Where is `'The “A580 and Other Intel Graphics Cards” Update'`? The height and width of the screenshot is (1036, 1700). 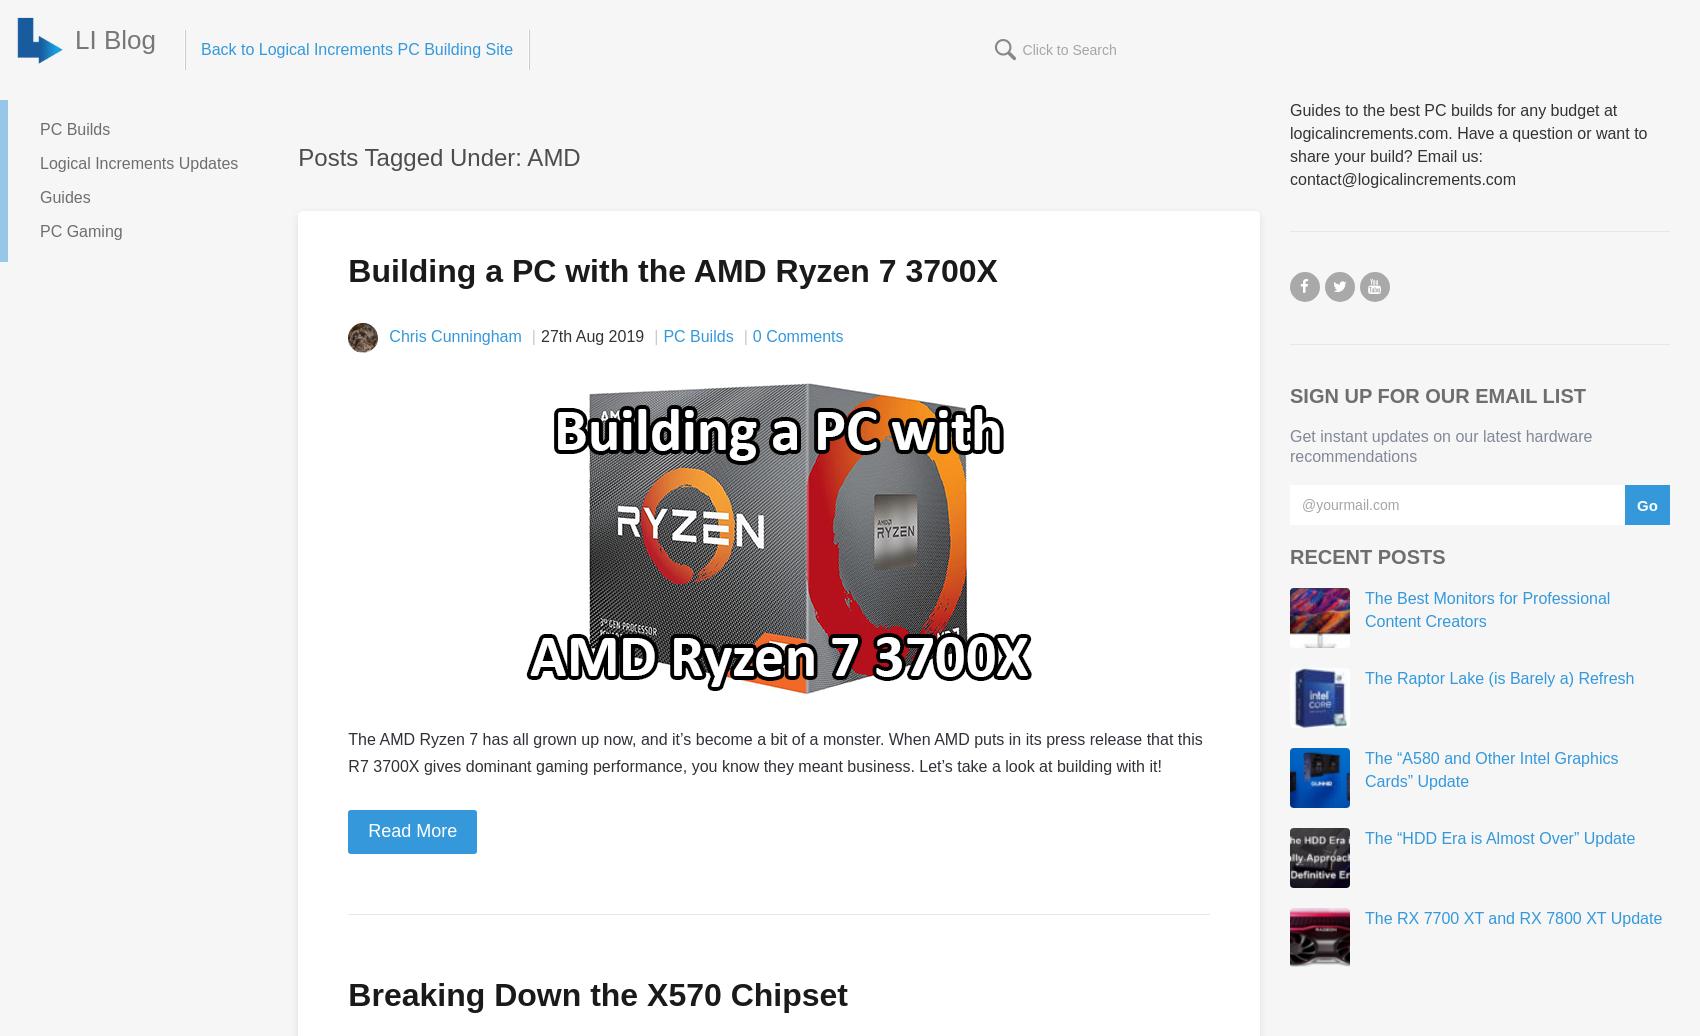
'The “A580 and Other Intel Graphics Cards” Update' is located at coordinates (1491, 769).